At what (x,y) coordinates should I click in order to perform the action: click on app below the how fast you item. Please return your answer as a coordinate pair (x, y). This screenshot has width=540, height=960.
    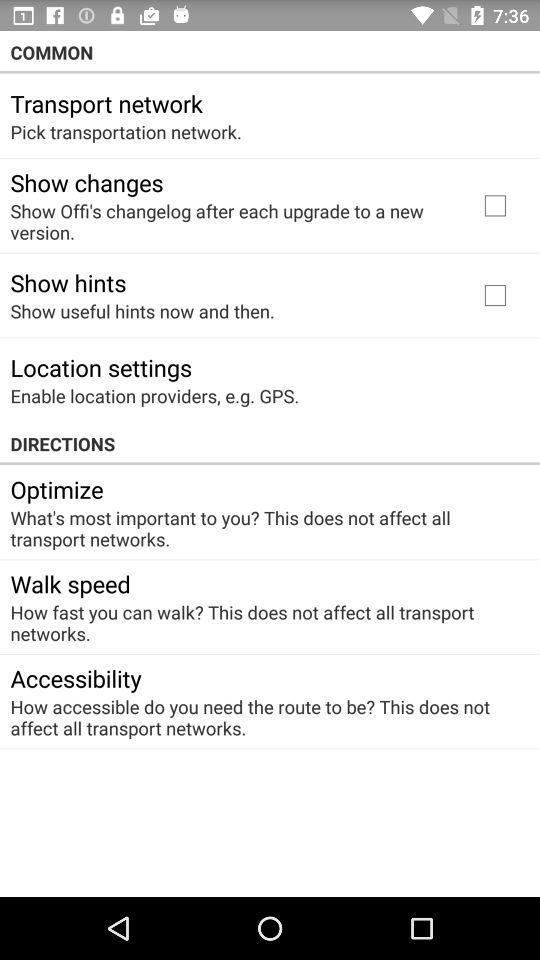
    Looking at the image, I should click on (75, 678).